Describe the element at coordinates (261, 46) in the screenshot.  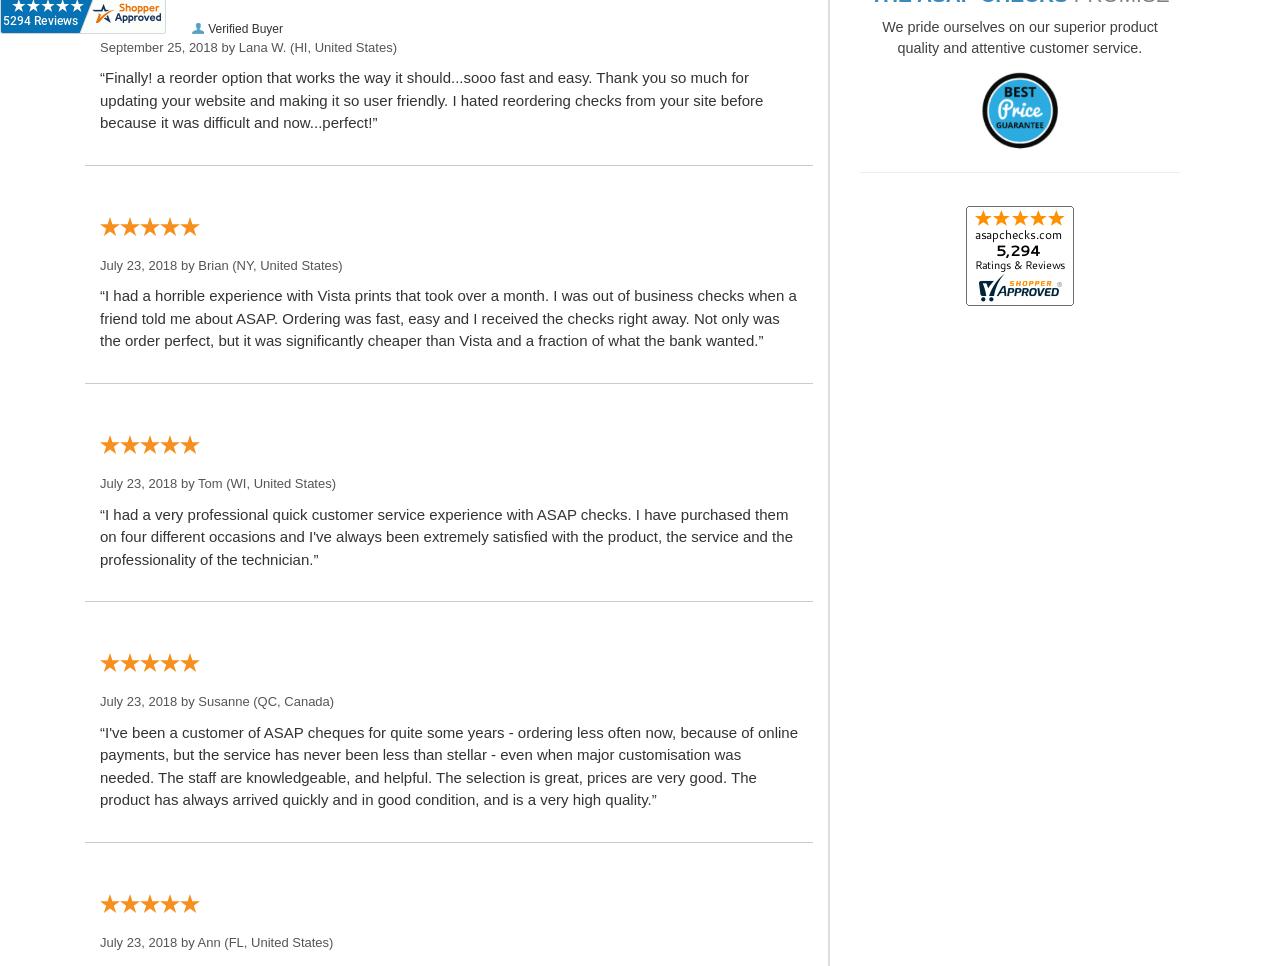
I see `'Lana W.'` at that location.